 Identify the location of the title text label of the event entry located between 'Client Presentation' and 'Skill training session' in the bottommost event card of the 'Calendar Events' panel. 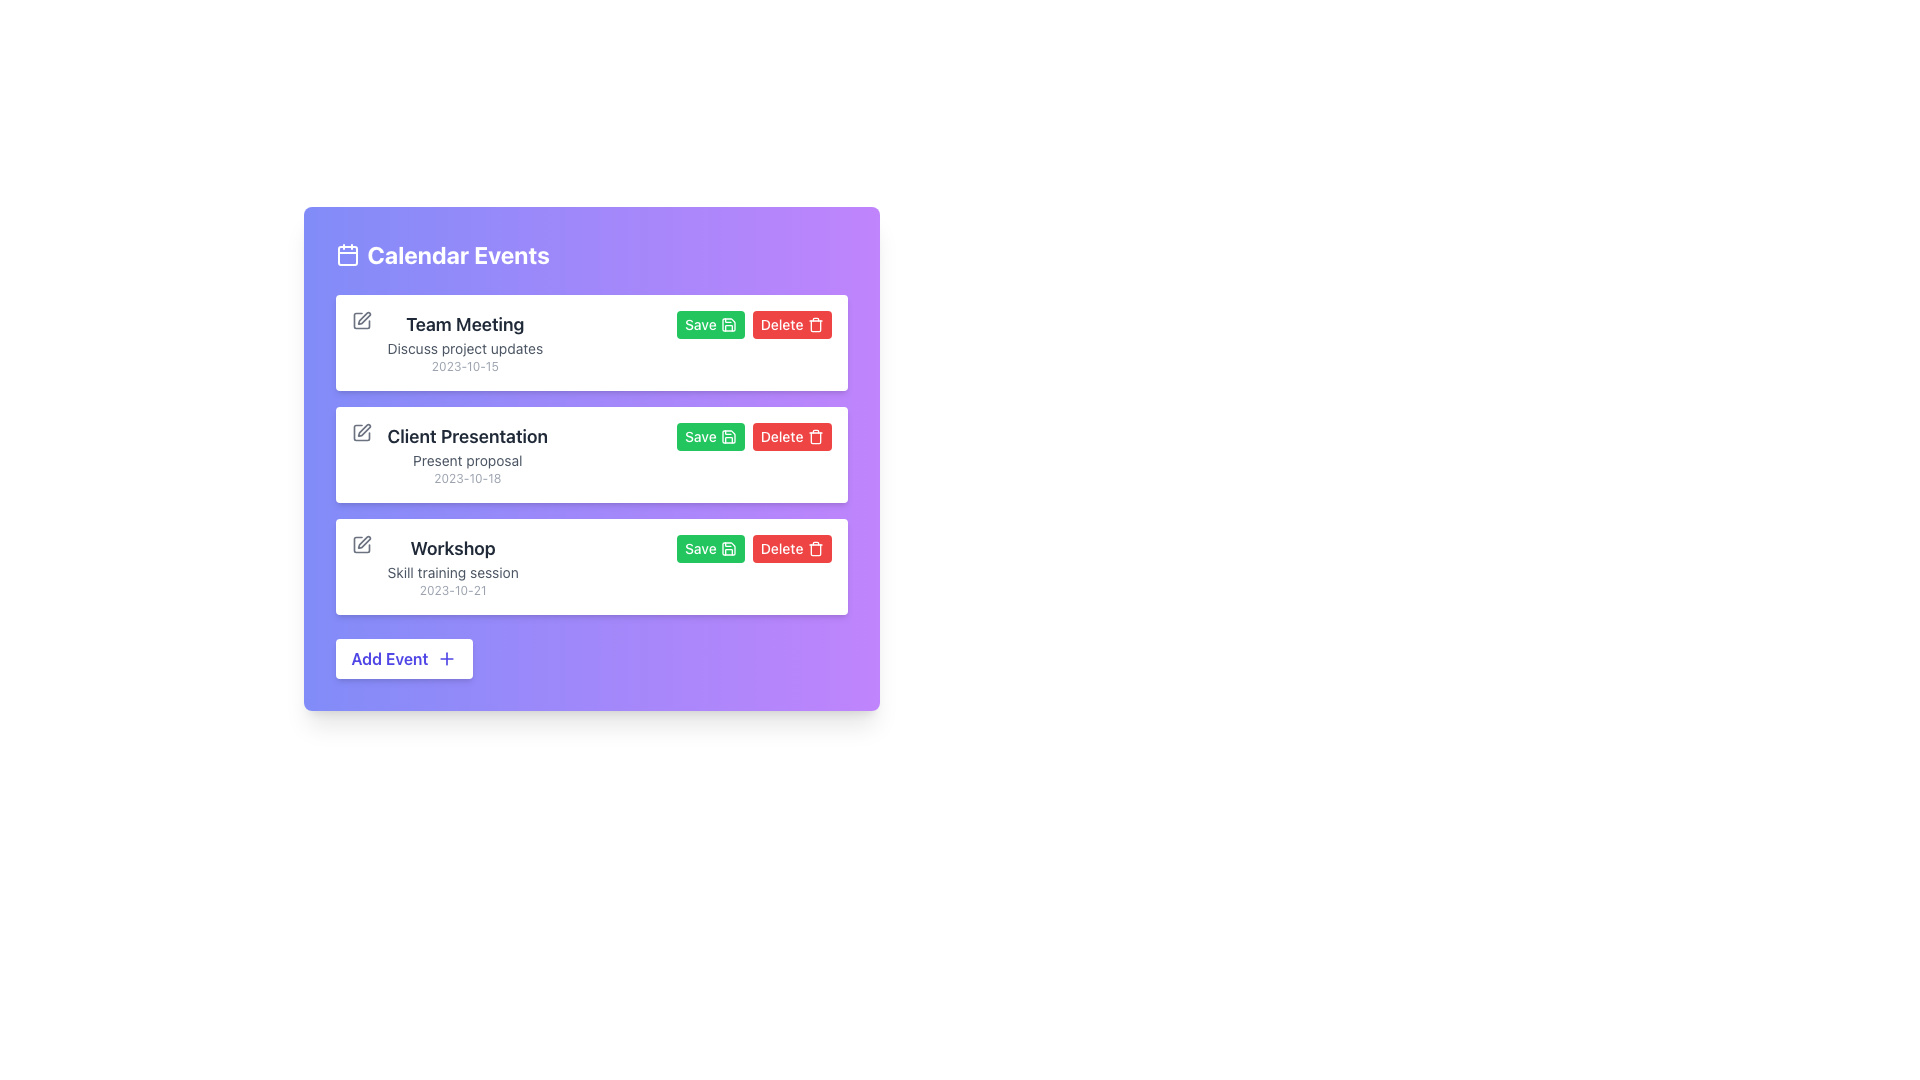
(452, 548).